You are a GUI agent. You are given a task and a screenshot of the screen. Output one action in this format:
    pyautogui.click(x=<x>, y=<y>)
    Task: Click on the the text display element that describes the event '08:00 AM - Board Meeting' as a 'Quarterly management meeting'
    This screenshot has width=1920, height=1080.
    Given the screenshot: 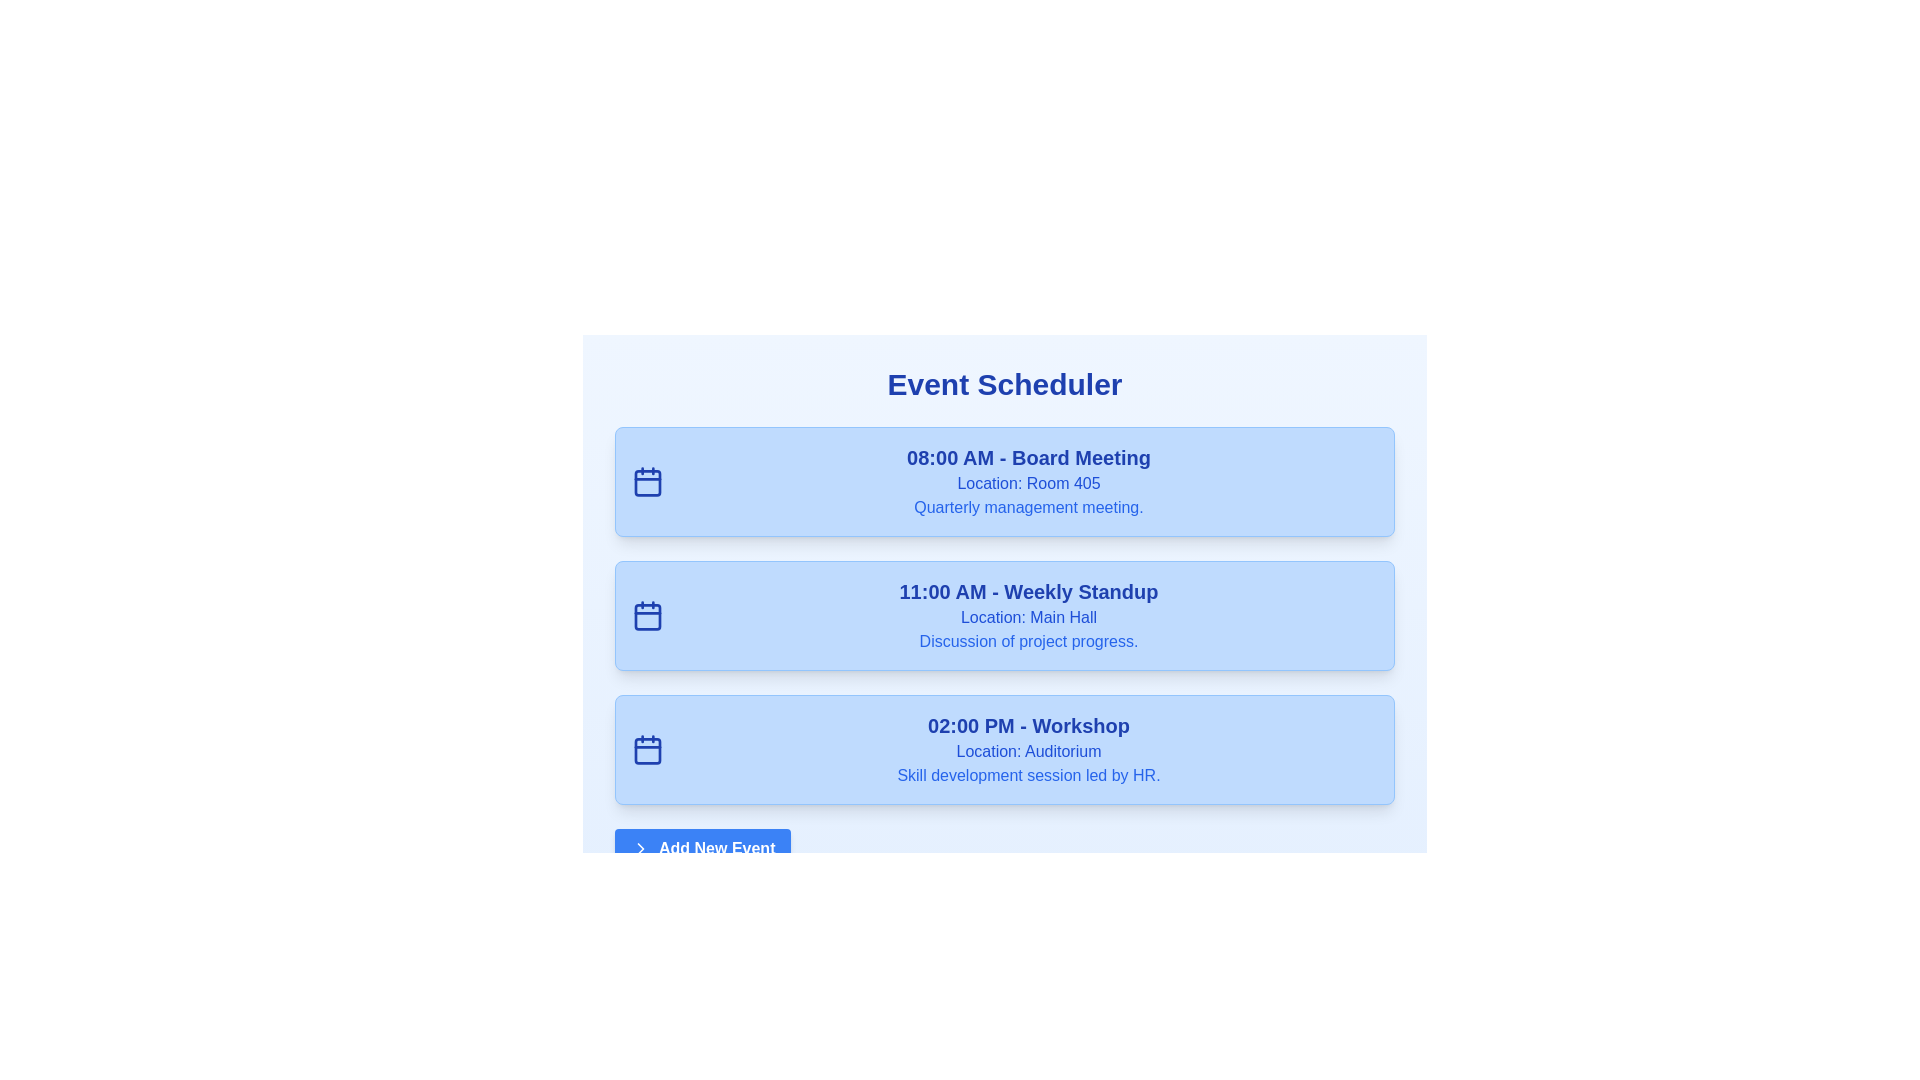 What is the action you would take?
    pyautogui.click(x=1028, y=507)
    